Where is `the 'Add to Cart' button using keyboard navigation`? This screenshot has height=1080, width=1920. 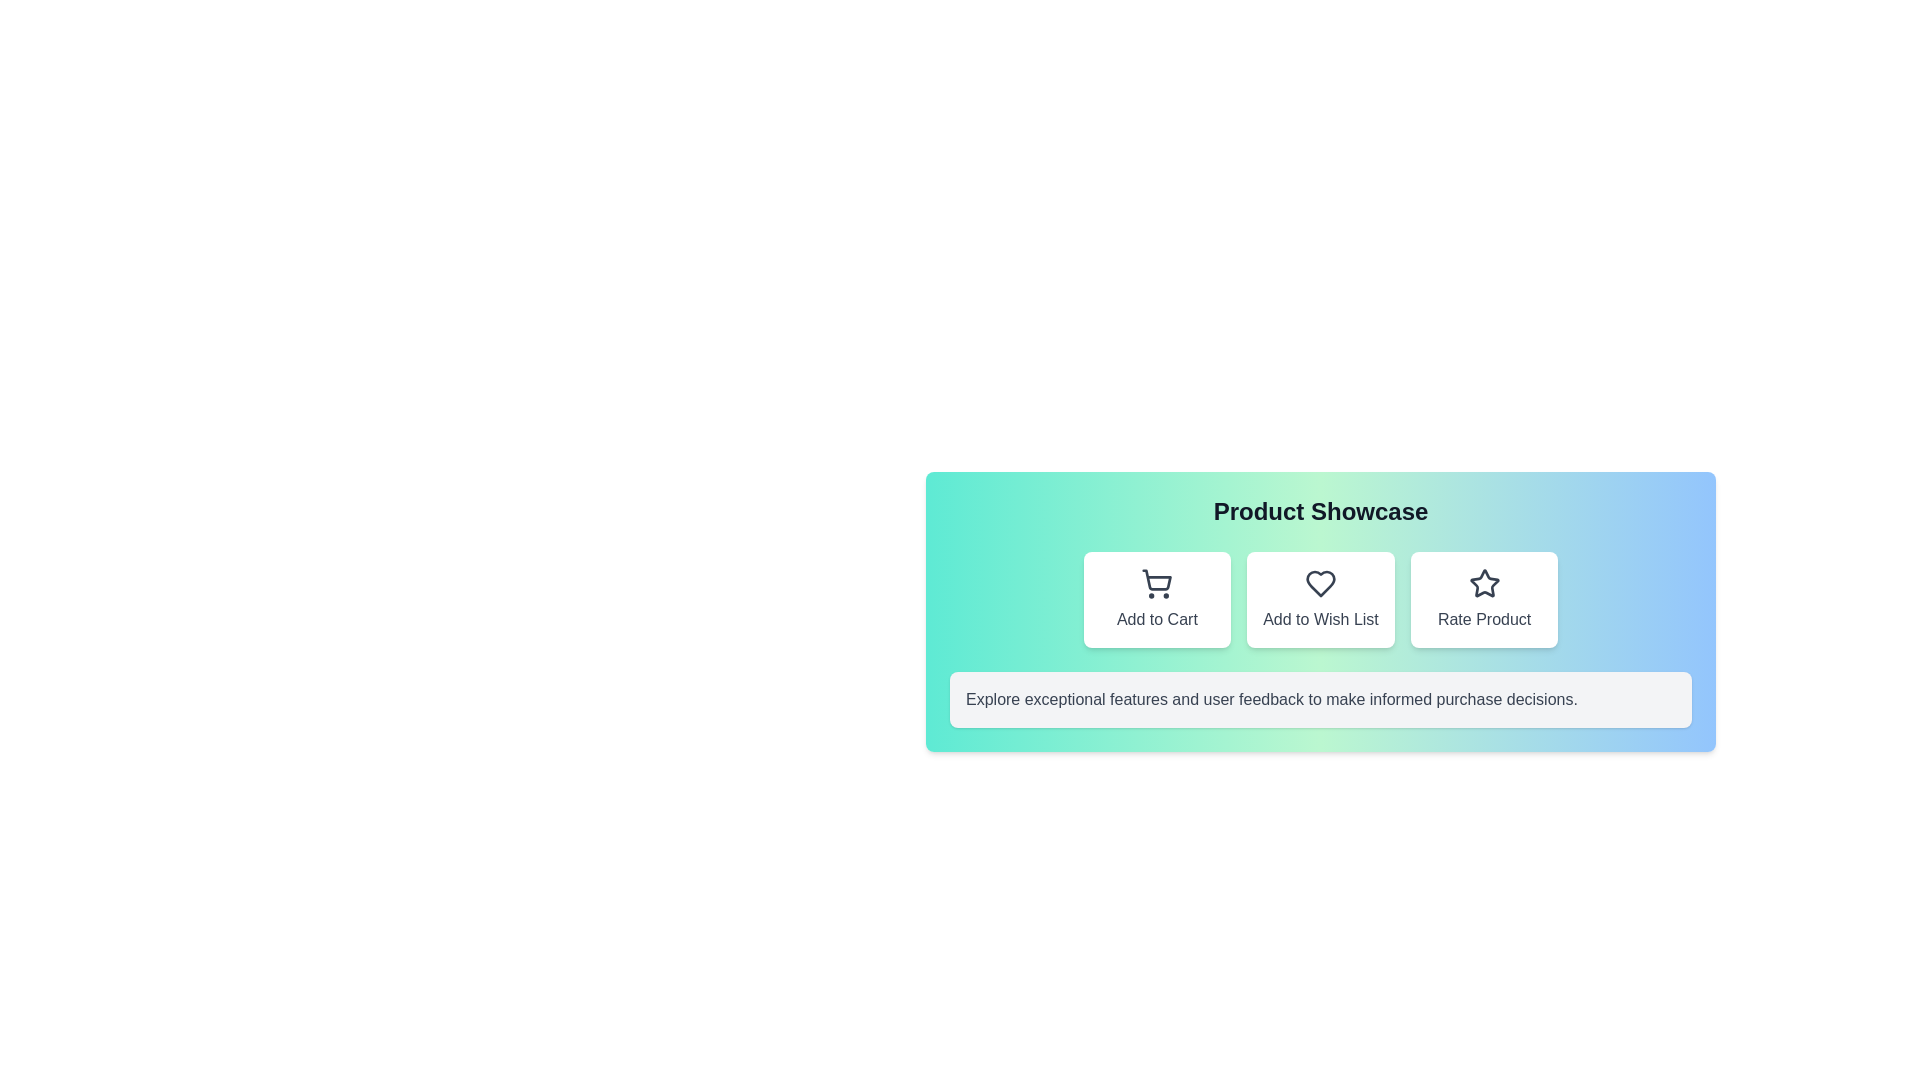 the 'Add to Cart' button using keyboard navigation is located at coordinates (1157, 599).